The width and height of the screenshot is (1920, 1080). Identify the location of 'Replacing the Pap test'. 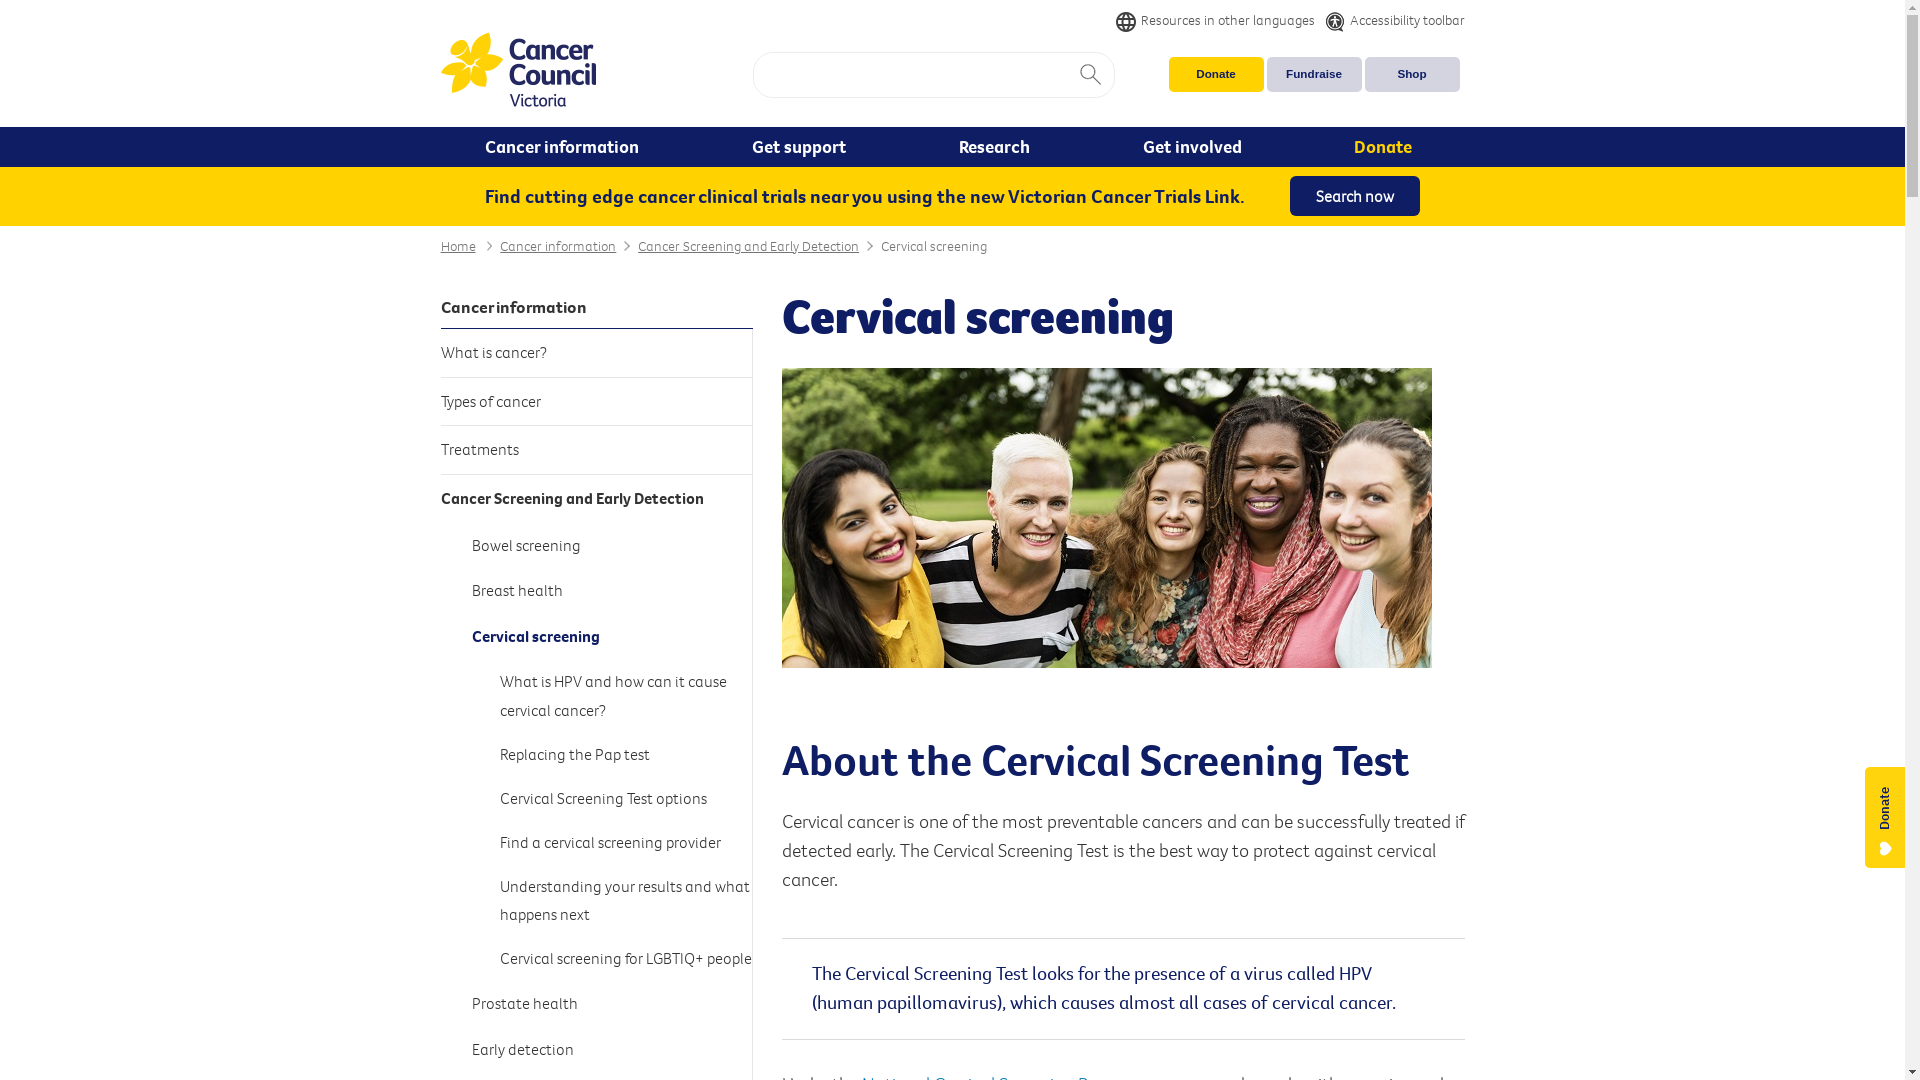
(625, 753).